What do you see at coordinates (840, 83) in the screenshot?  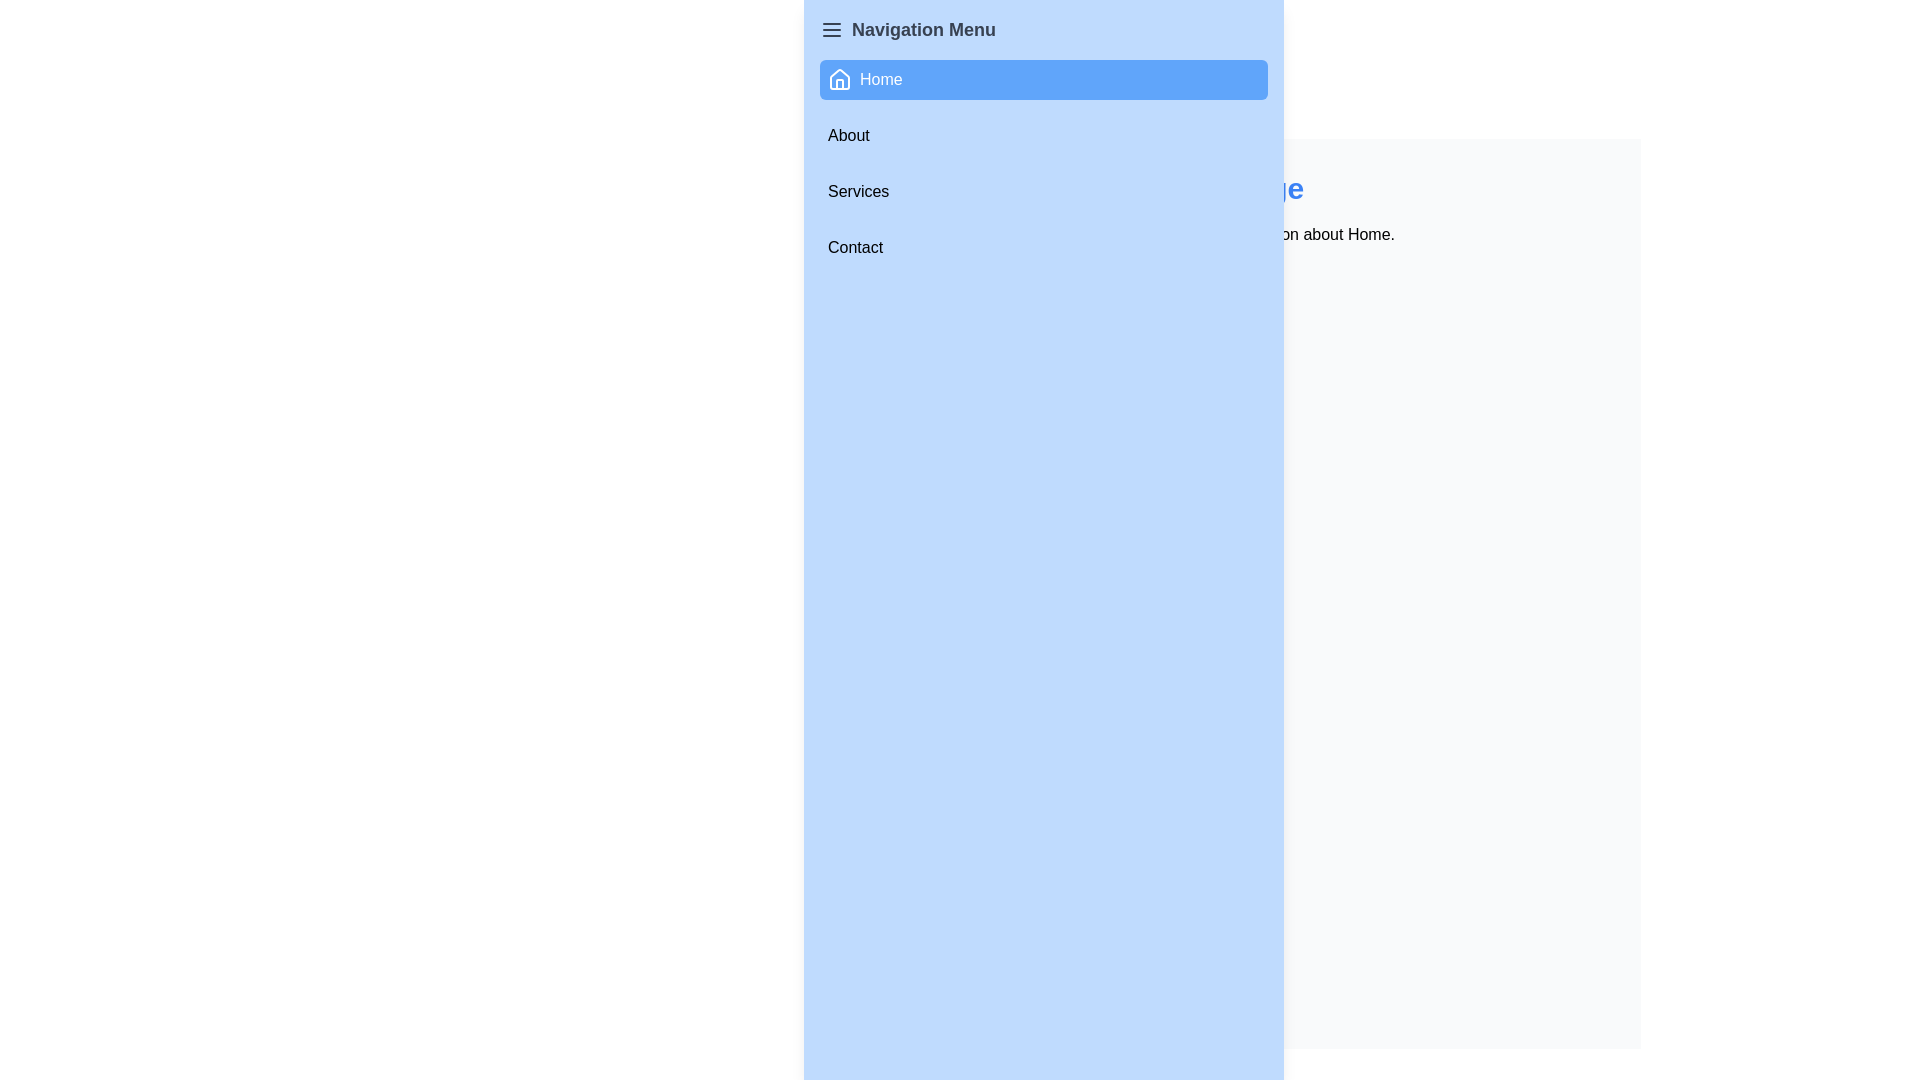 I see `the house icon element located in the navigation sidebar, which is the first entry in the menu and positioned to the left of the 'Home' text` at bounding box center [840, 83].